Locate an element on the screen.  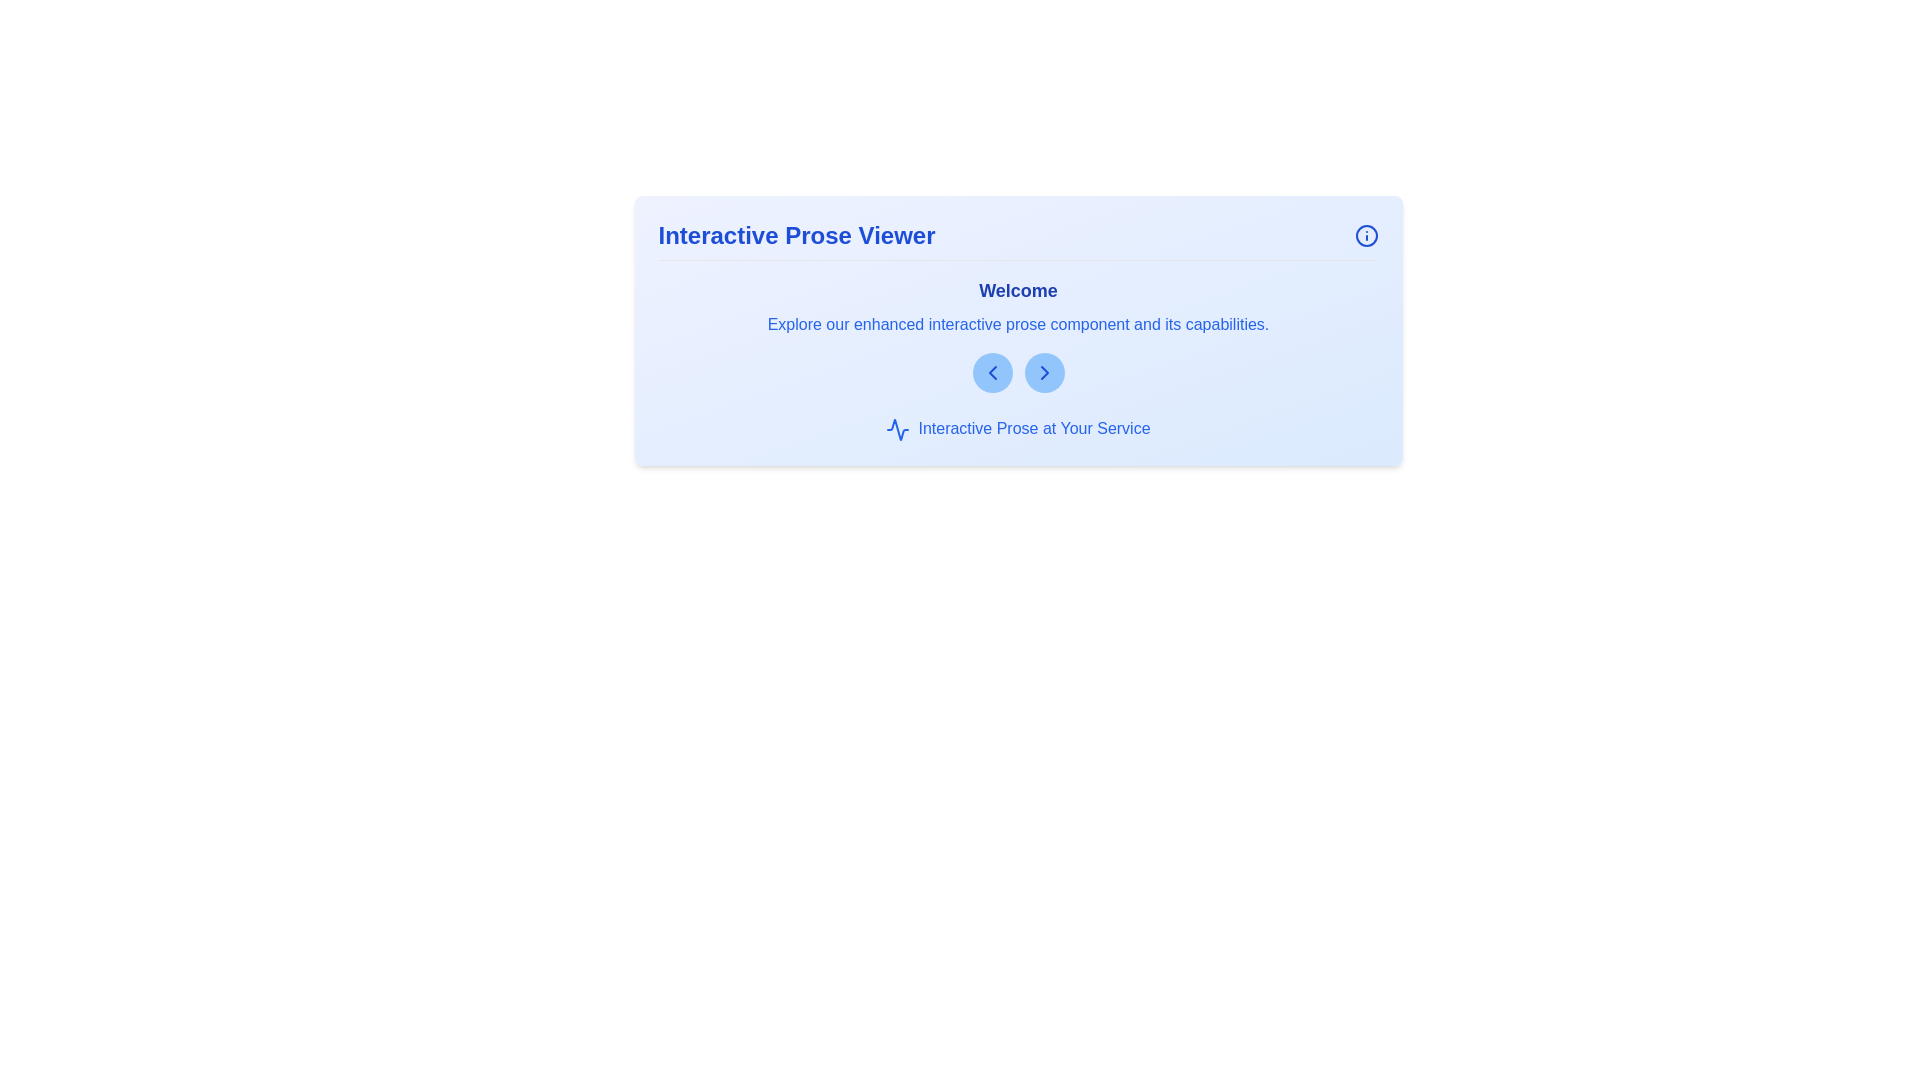
the right-pointing arrow button, which is the second in a group of two horizontal circular buttons, to initiate navigation is located at coordinates (1043, 373).